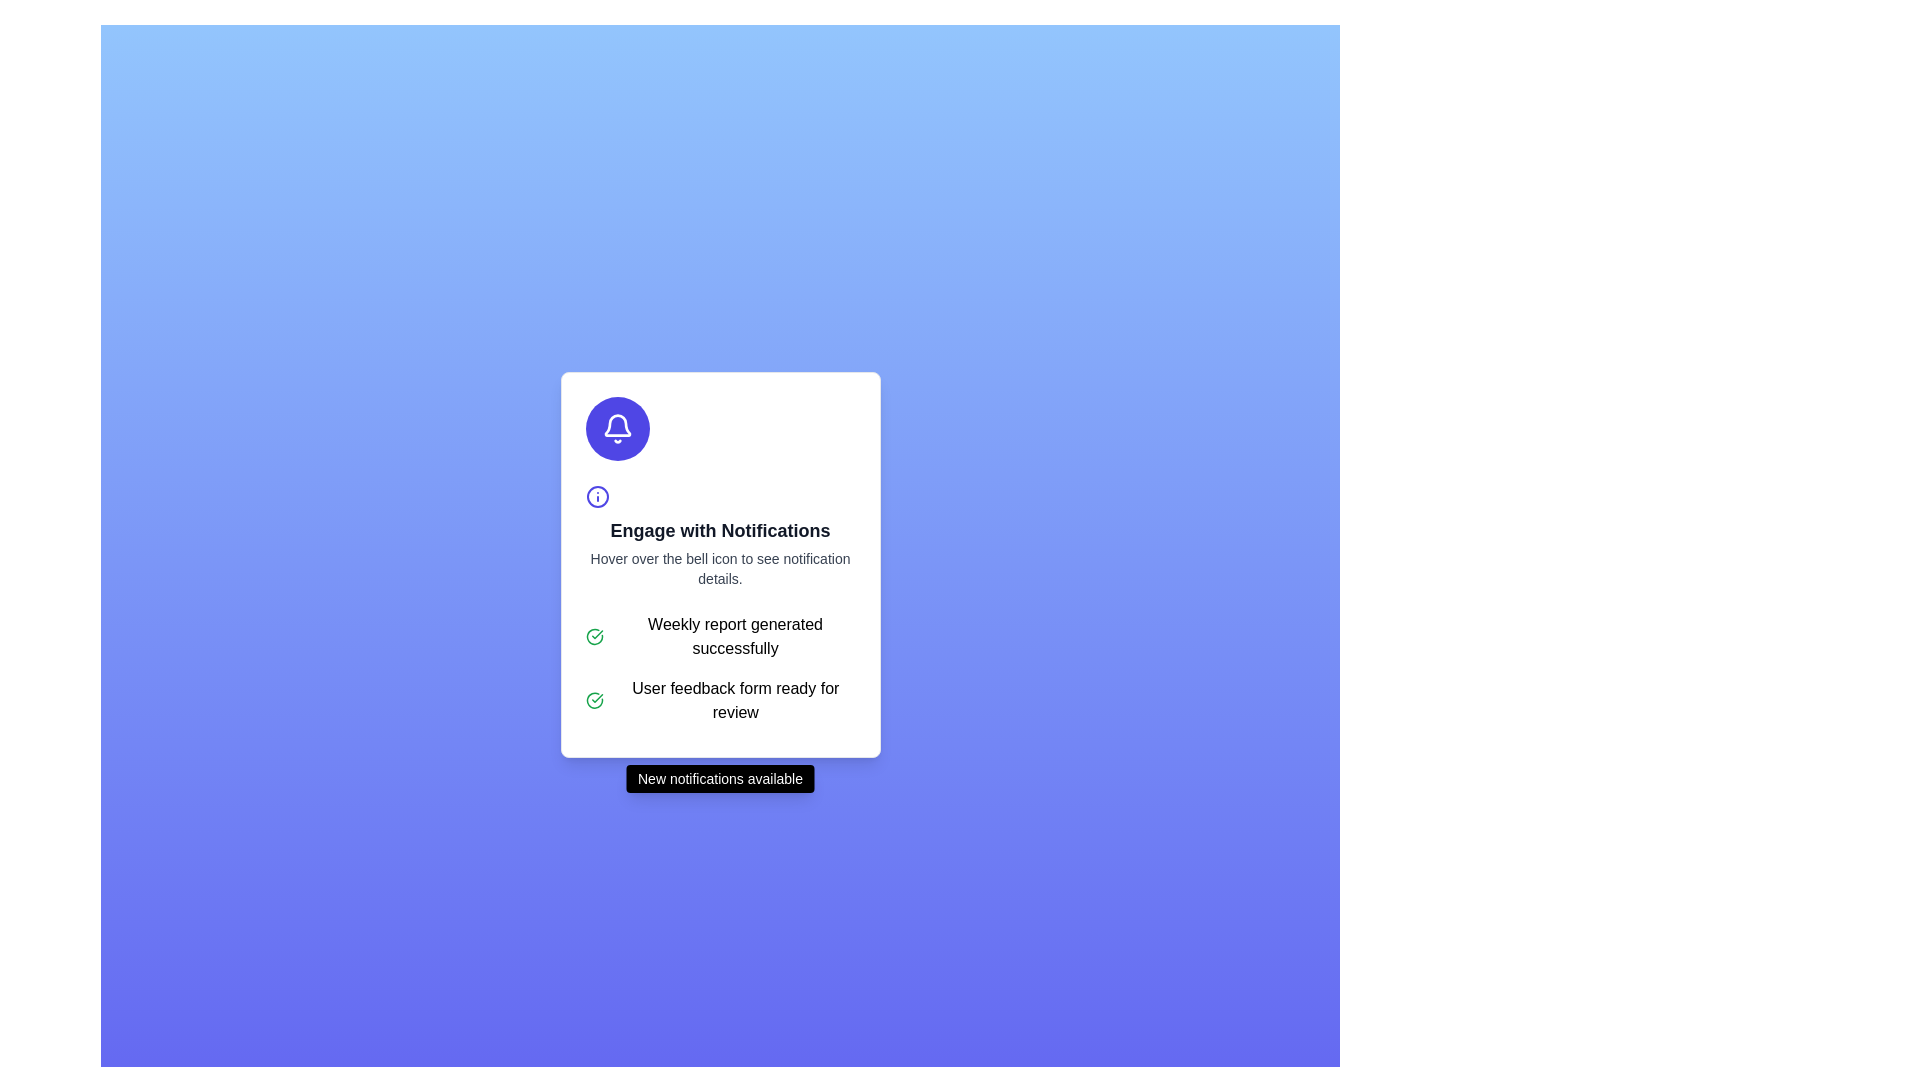 The image size is (1920, 1080). What do you see at coordinates (593, 700) in the screenshot?
I see `the graphic icon indicating a confirmed status in the notification card next to the text 'Weekly report generated successfully.'` at bounding box center [593, 700].